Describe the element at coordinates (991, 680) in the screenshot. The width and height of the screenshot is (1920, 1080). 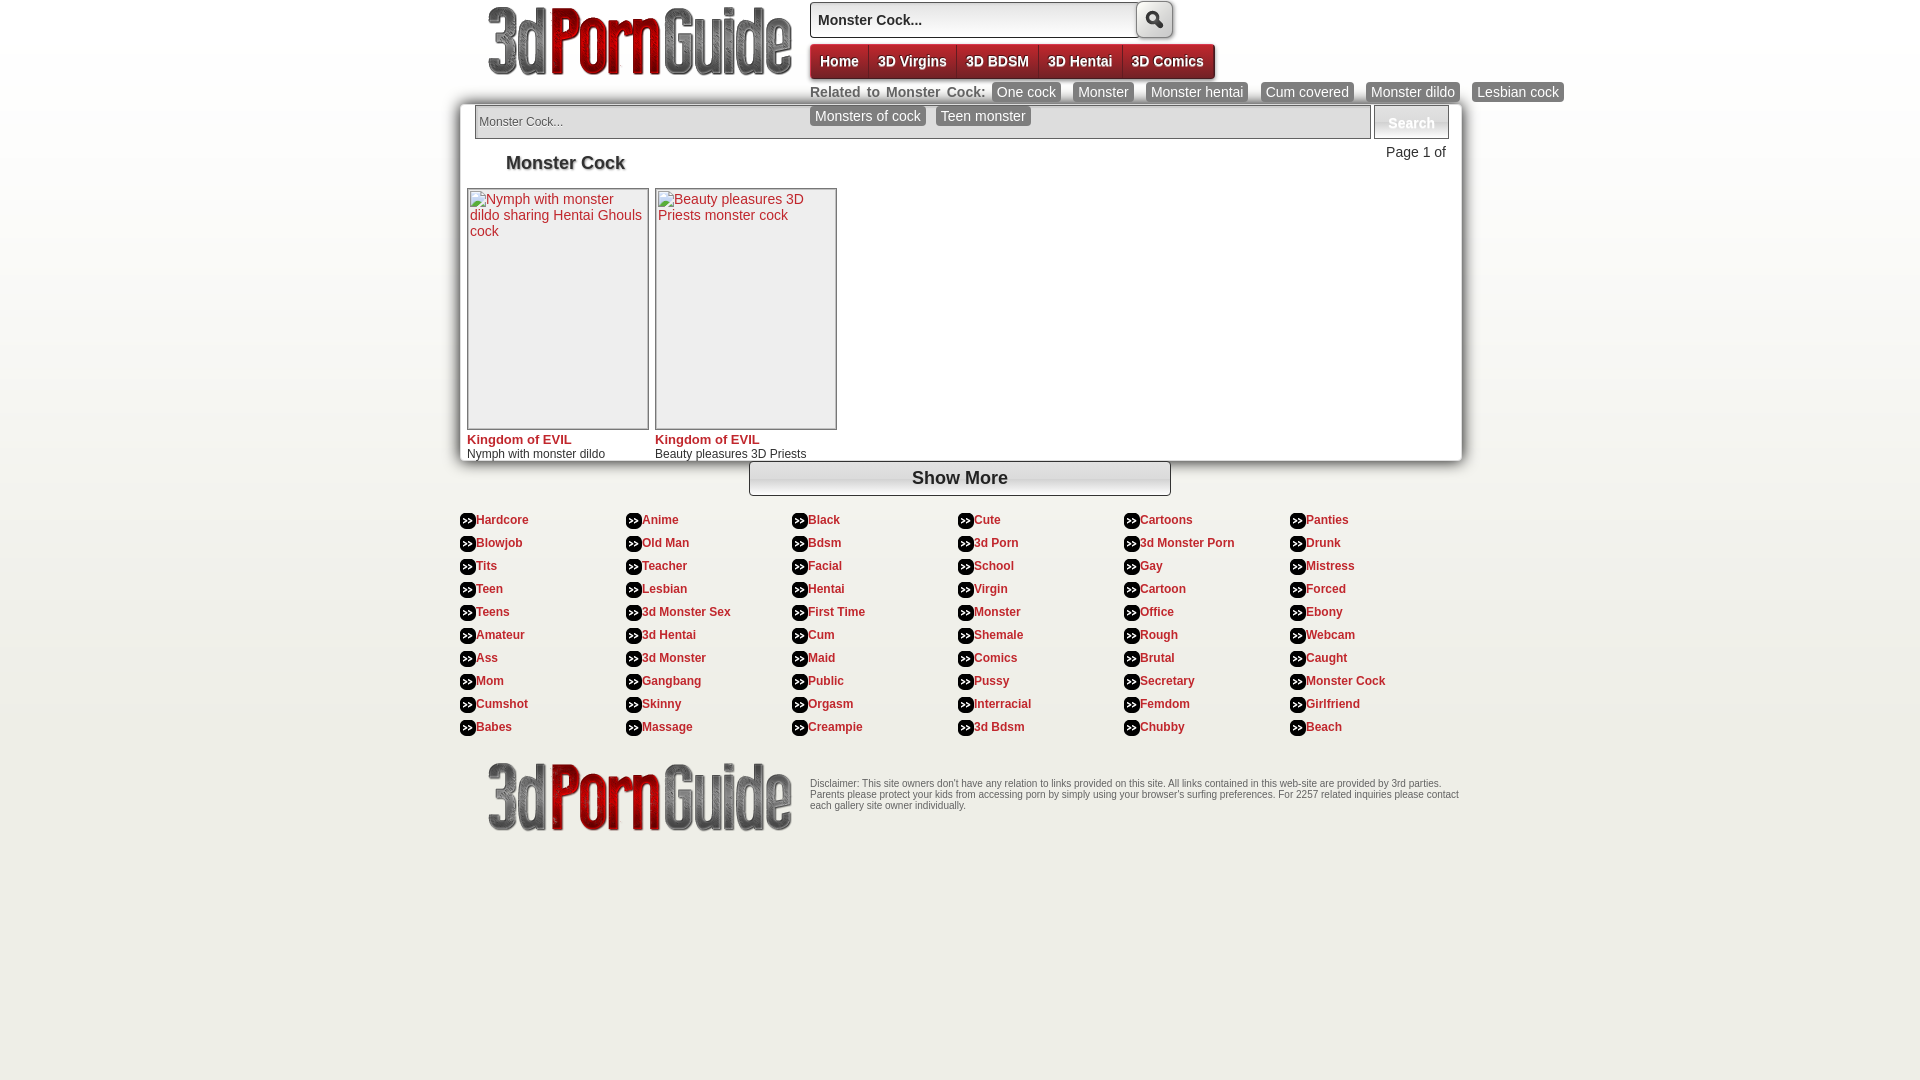
I see `'Pussy'` at that location.